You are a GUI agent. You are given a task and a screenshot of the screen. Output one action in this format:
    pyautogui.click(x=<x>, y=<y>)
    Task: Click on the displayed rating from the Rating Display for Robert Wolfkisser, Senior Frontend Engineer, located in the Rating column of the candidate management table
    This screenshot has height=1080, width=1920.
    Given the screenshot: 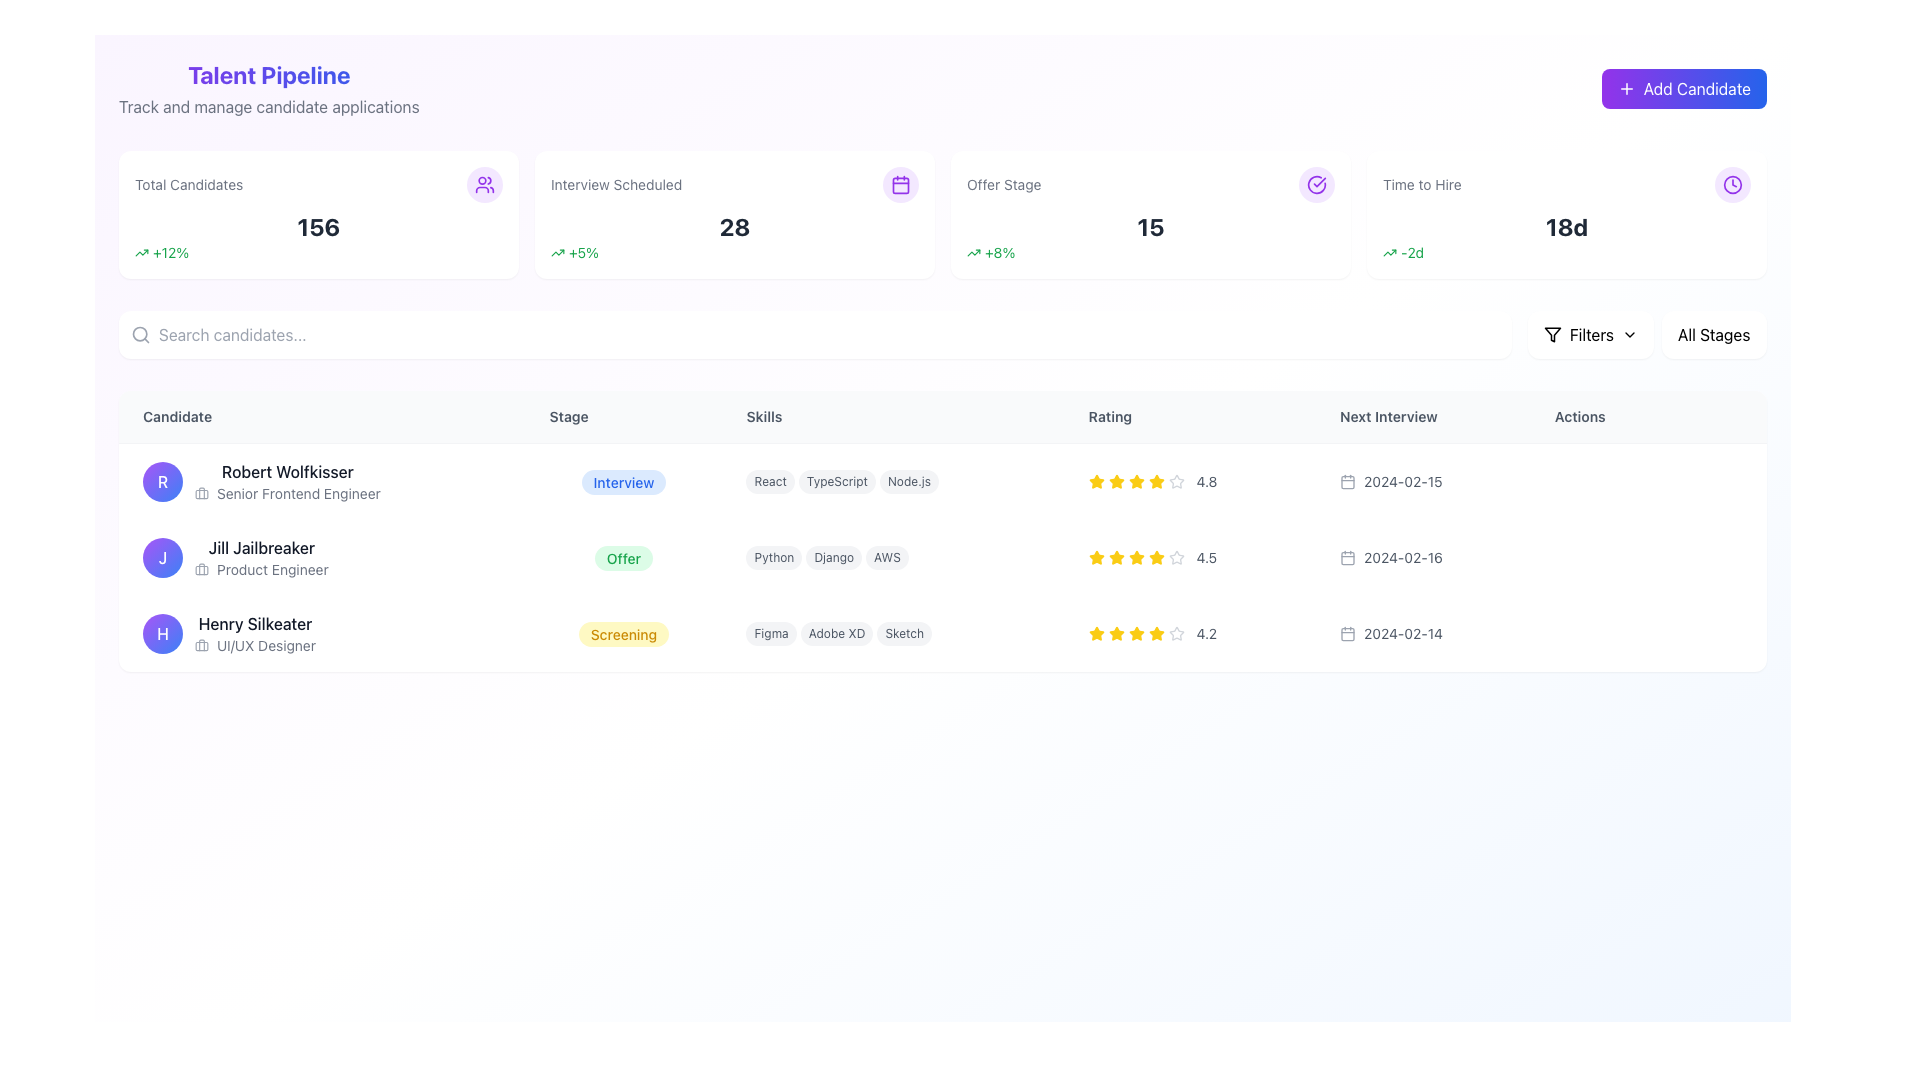 What is the action you would take?
    pyautogui.click(x=1190, y=481)
    